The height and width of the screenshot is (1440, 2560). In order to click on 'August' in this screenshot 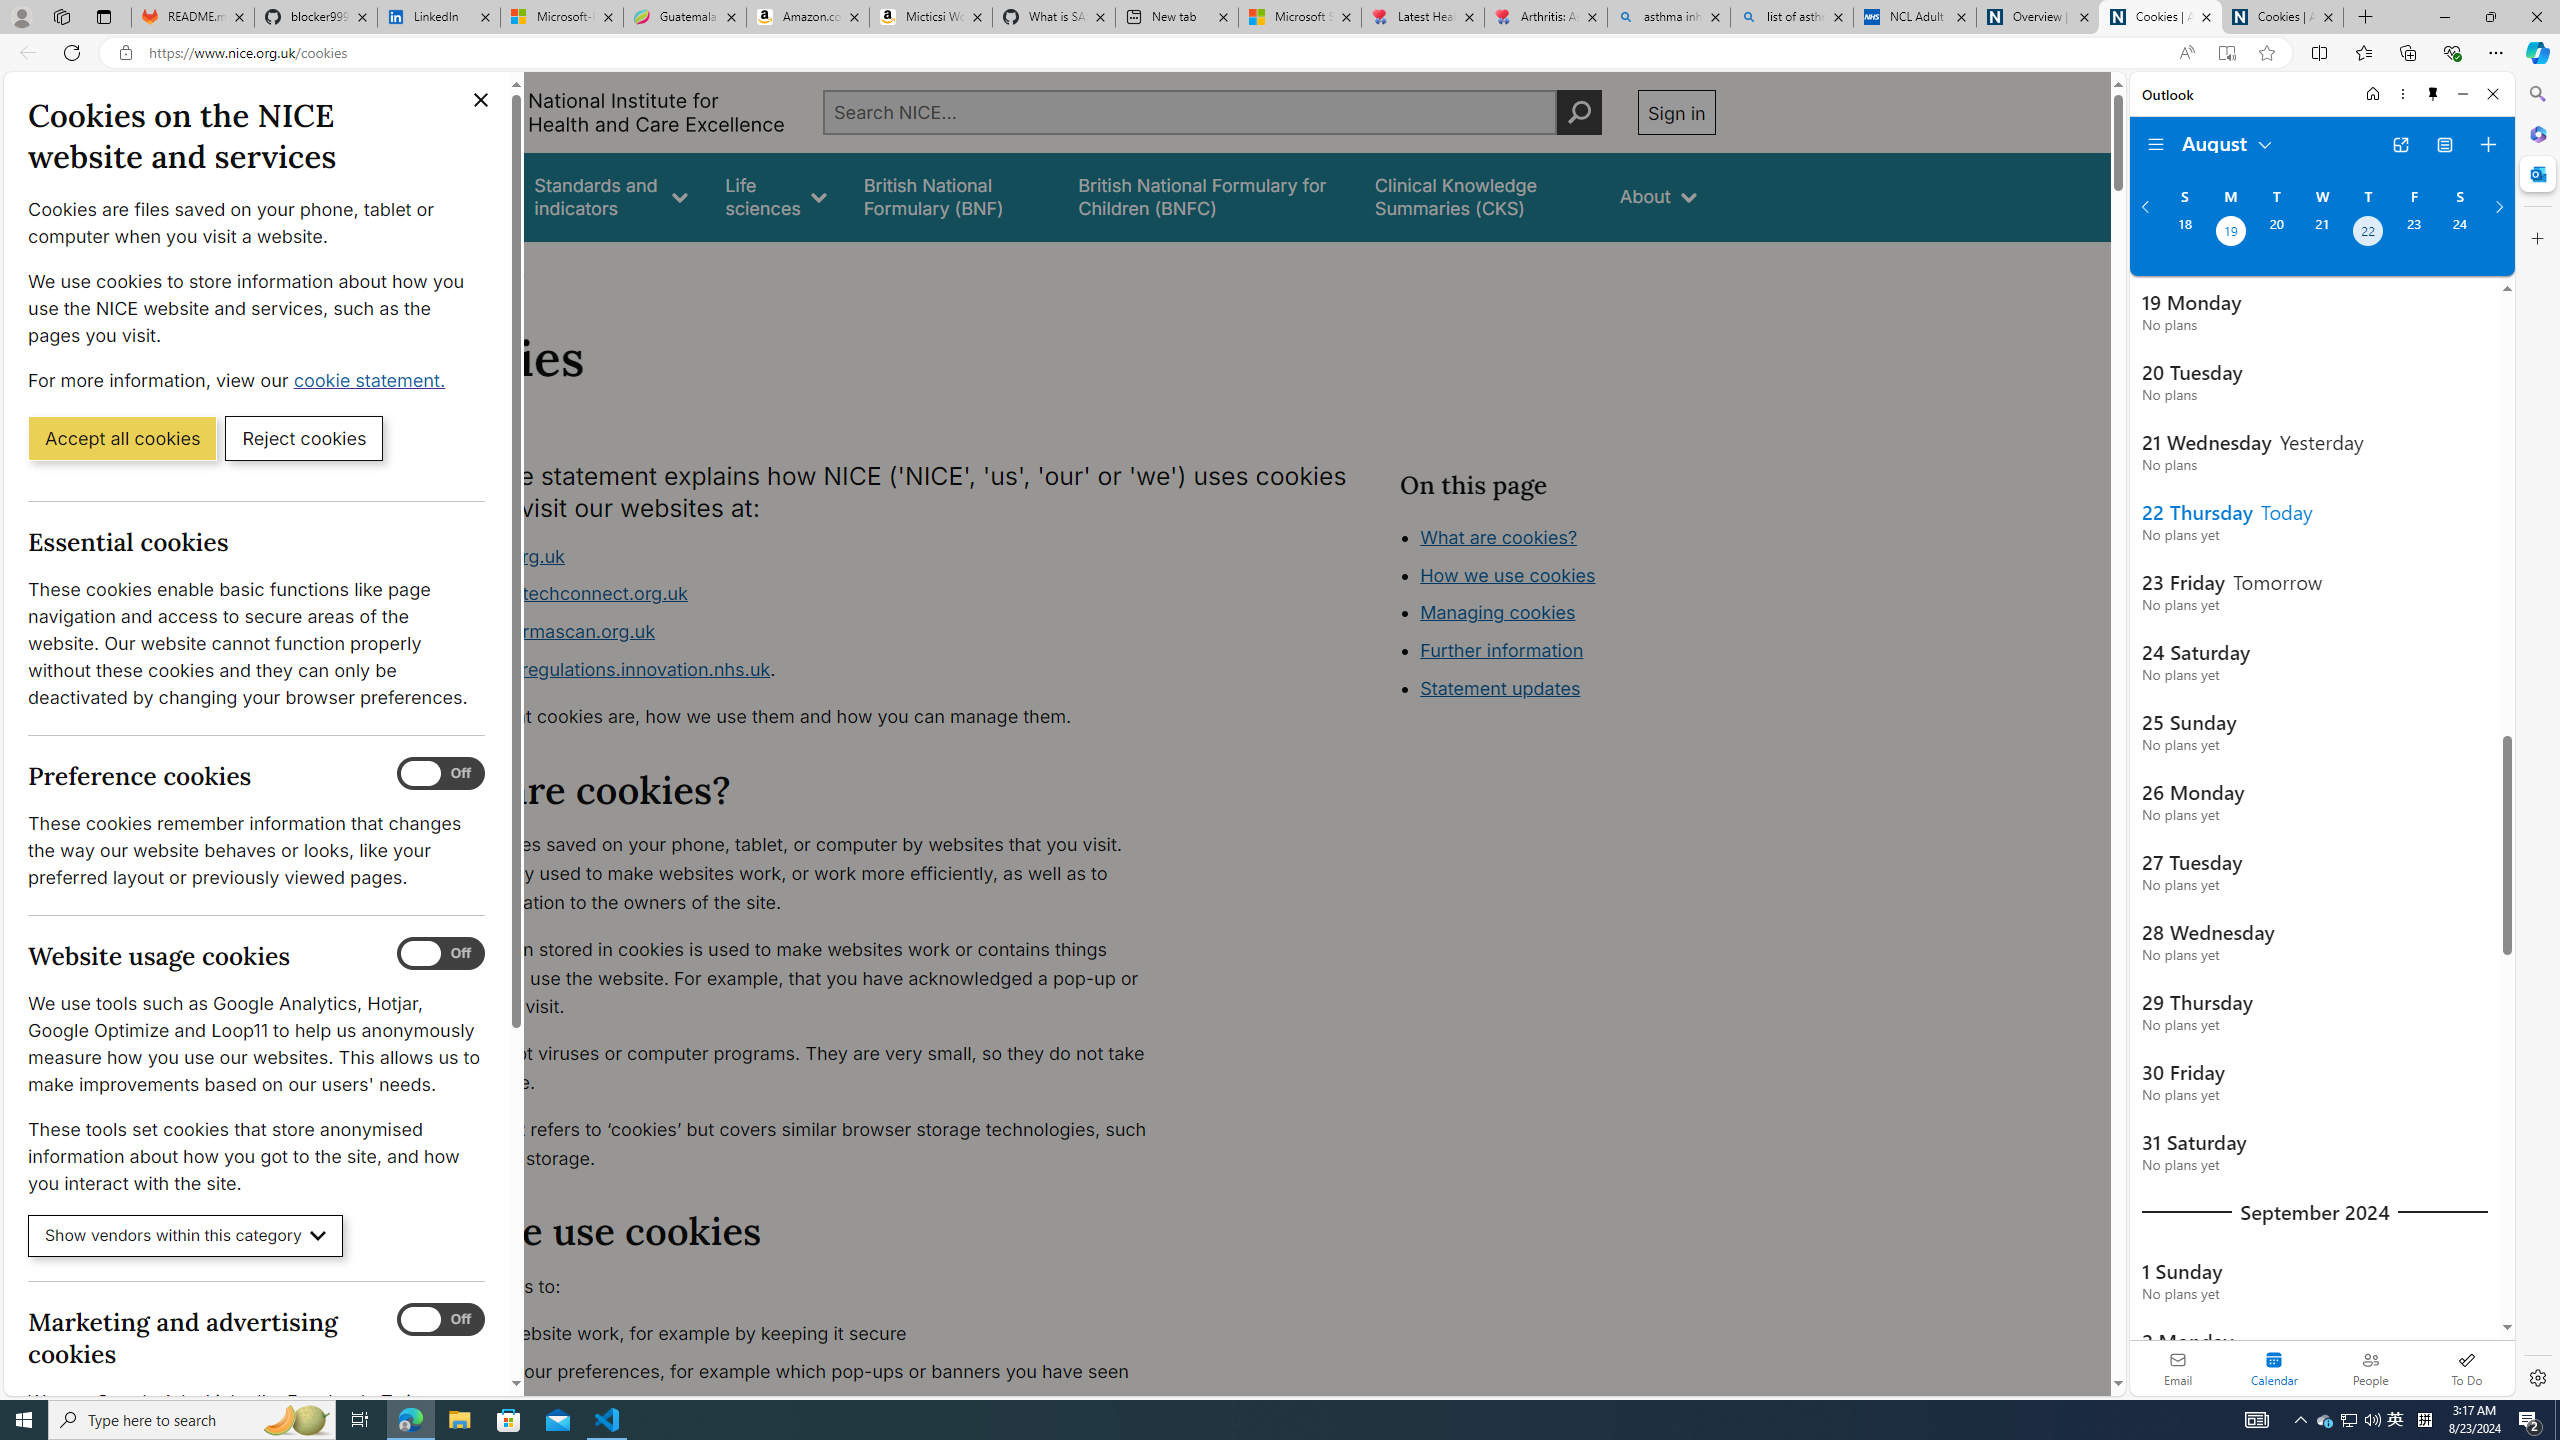, I will do `click(2227, 141)`.